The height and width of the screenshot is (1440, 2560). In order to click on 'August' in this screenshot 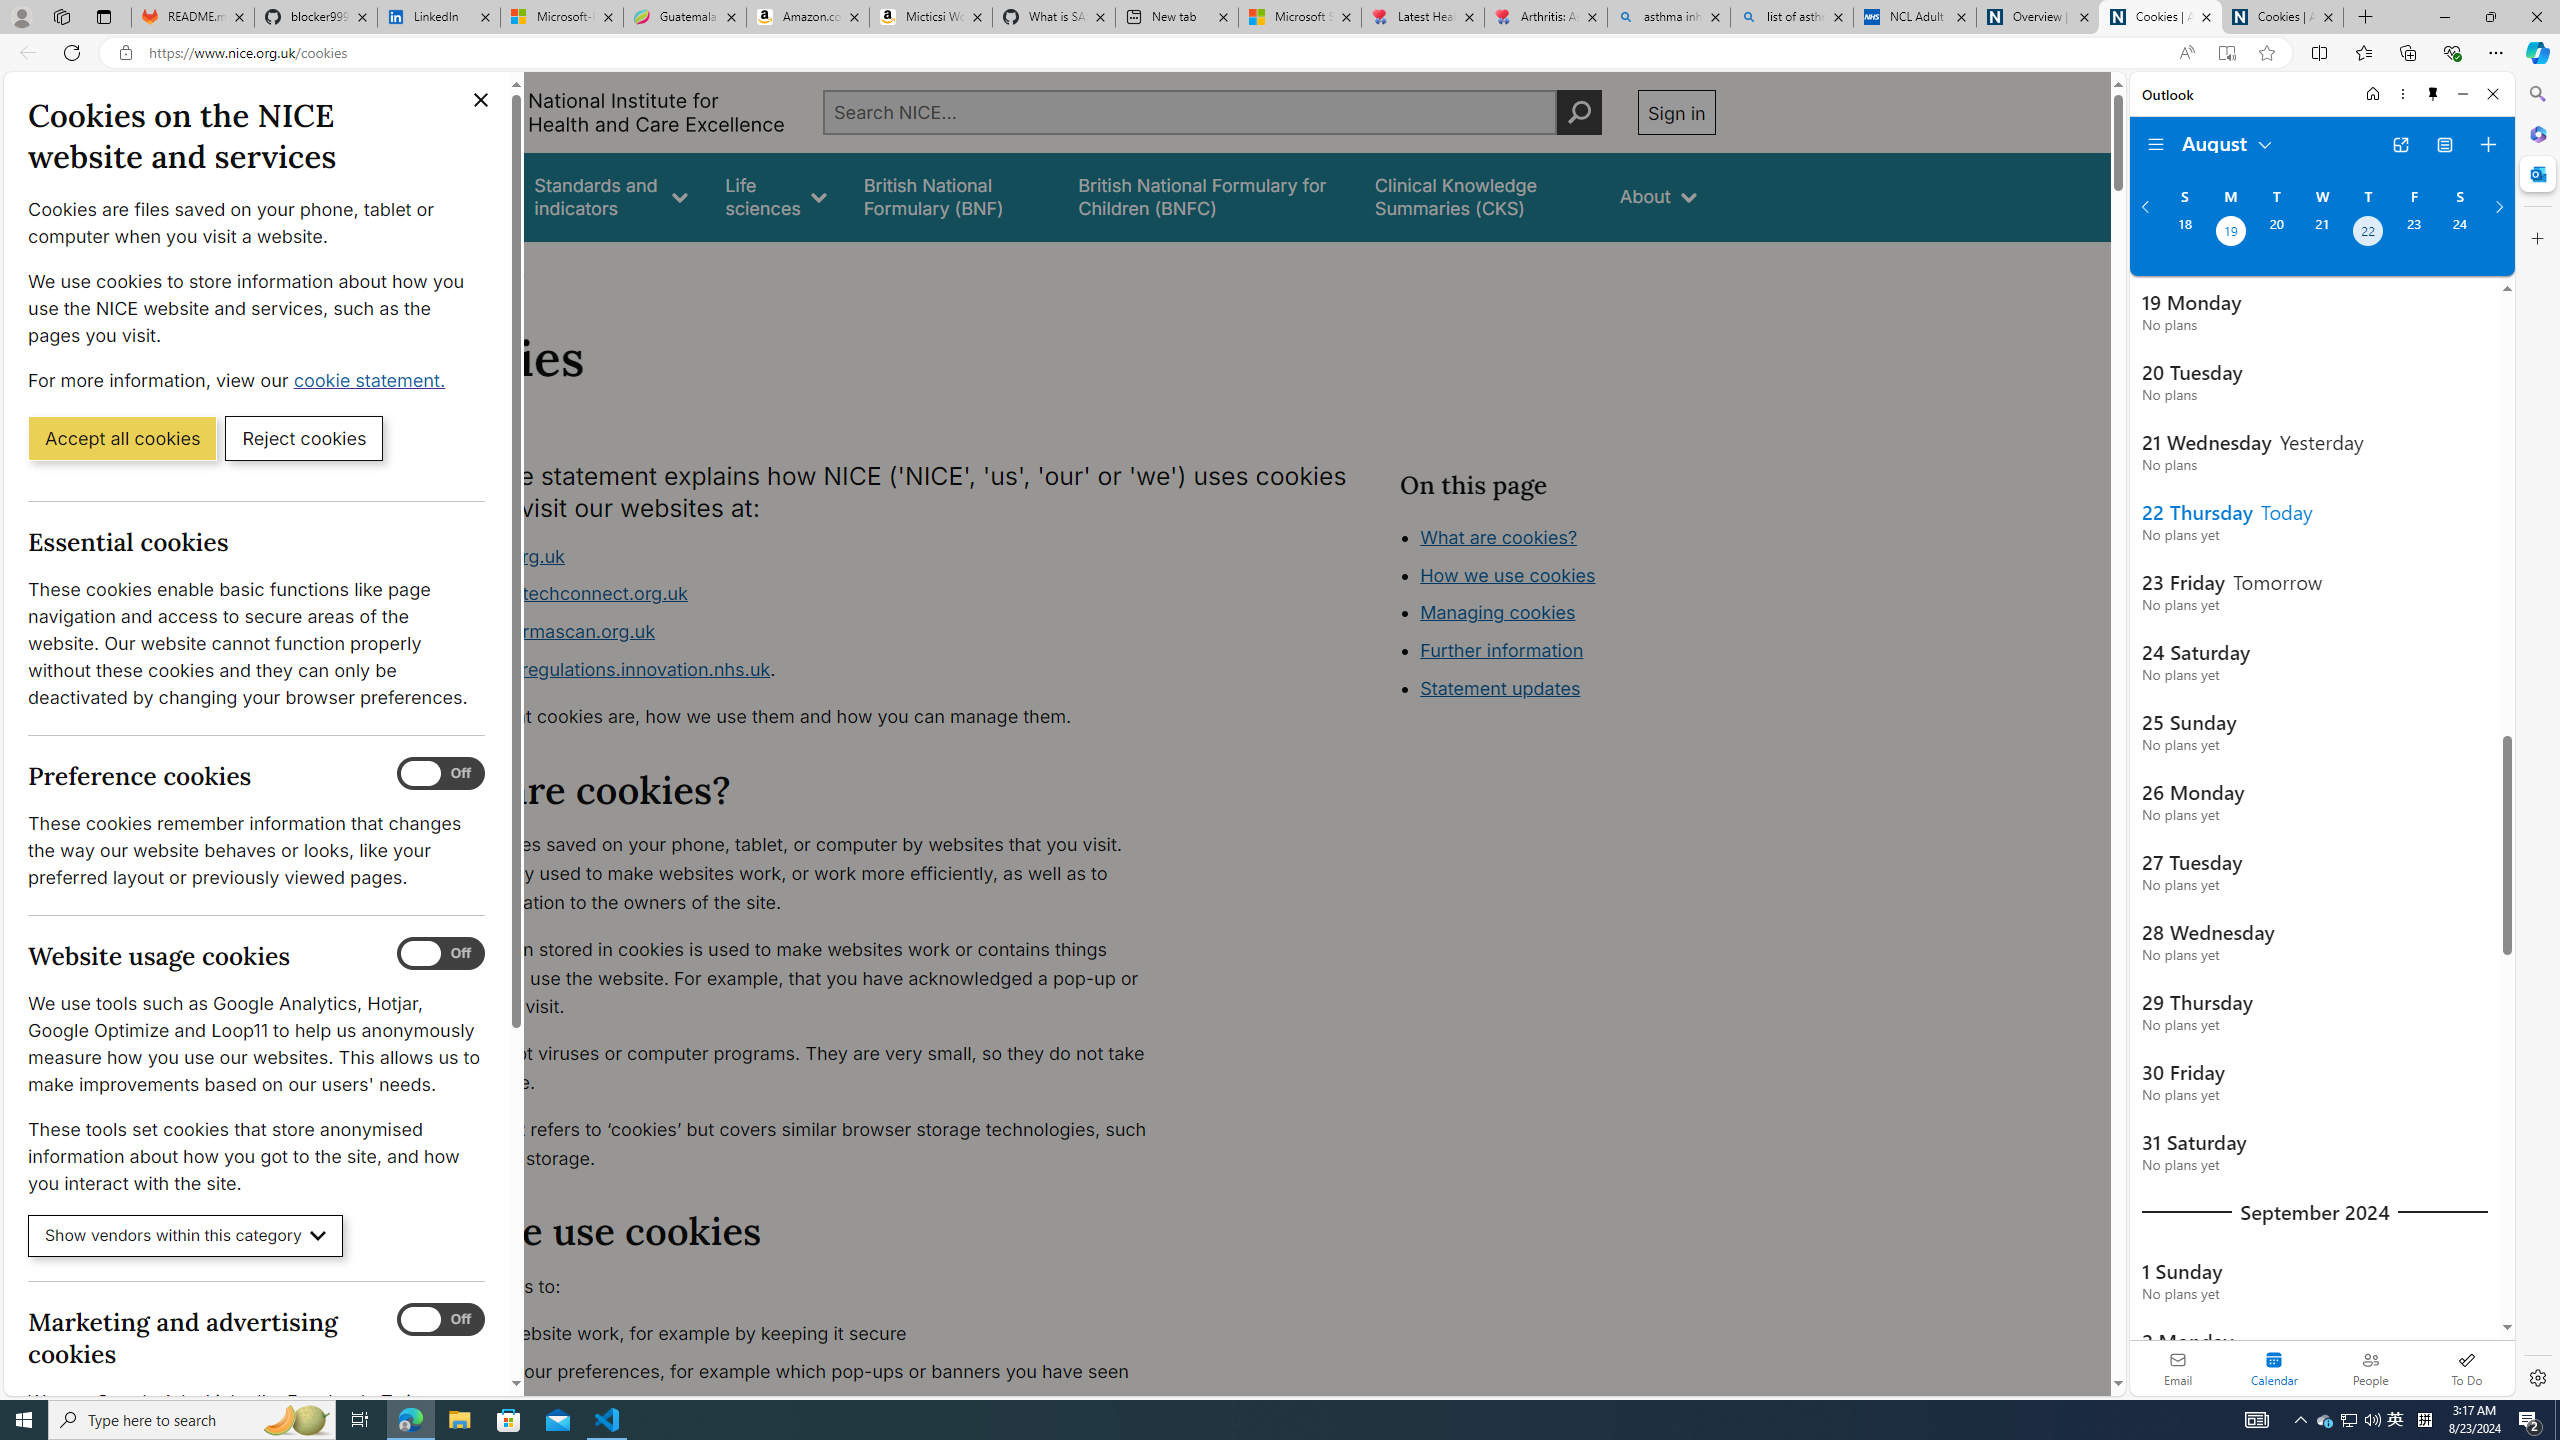, I will do `click(2227, 141)`.